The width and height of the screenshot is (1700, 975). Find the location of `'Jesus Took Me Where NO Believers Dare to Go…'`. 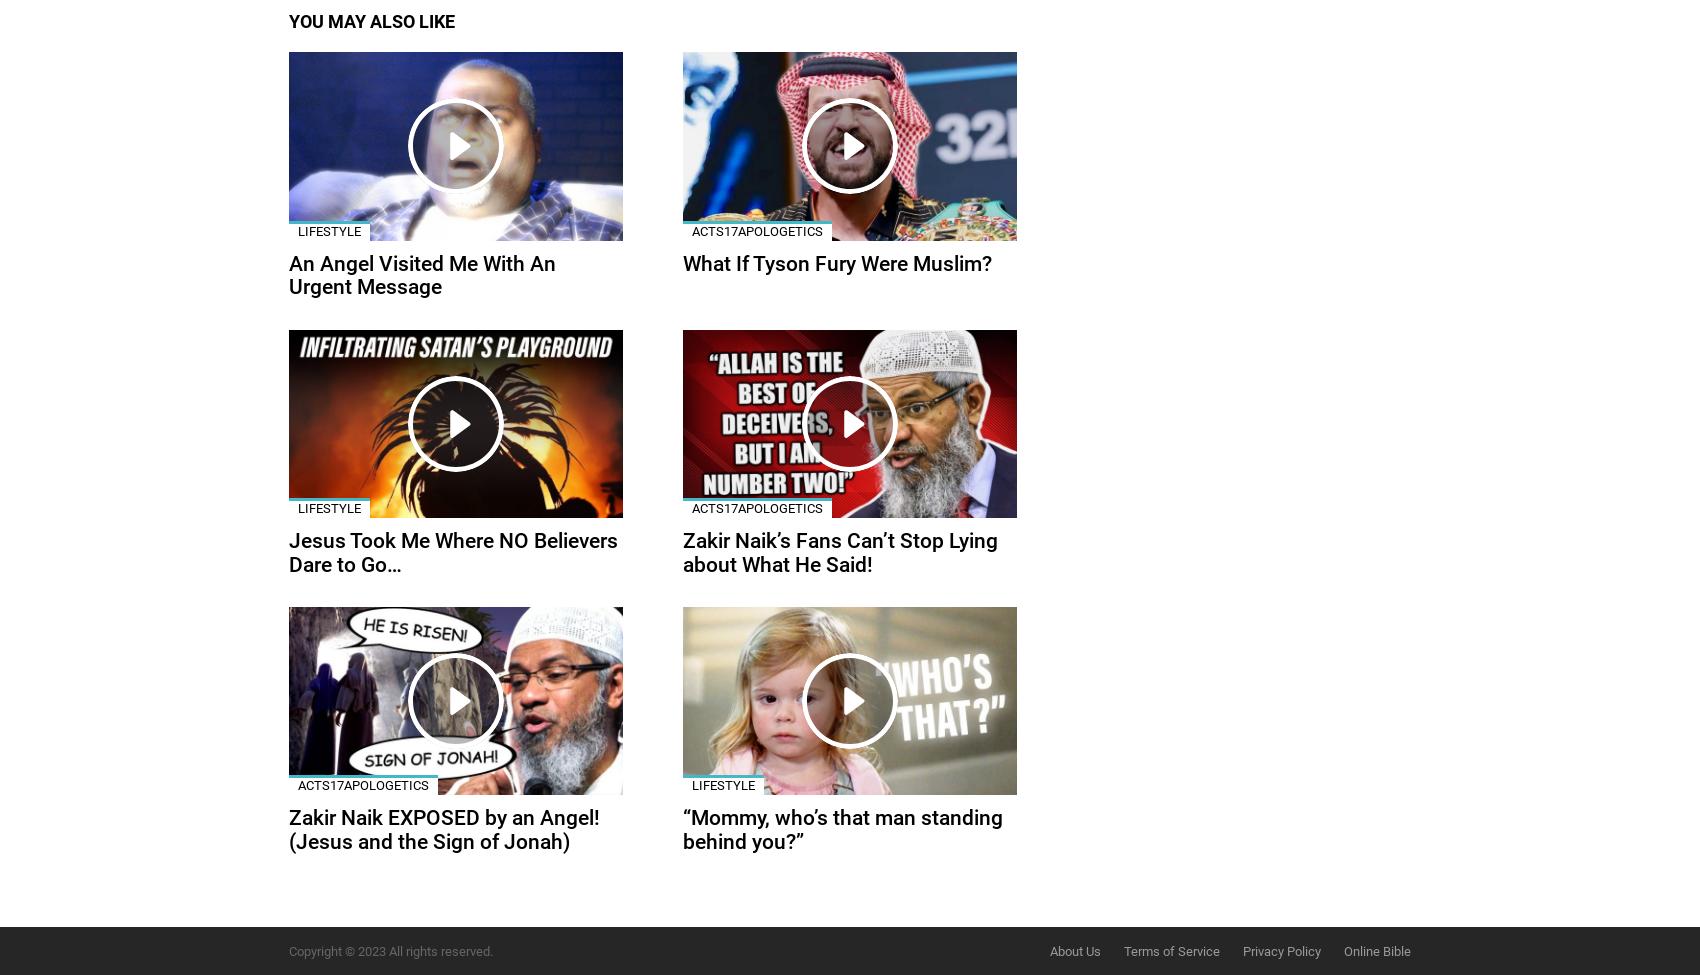

'Jesus Took Me Where NO Believers Dare to Go…' is located at coordinates (453, 551).